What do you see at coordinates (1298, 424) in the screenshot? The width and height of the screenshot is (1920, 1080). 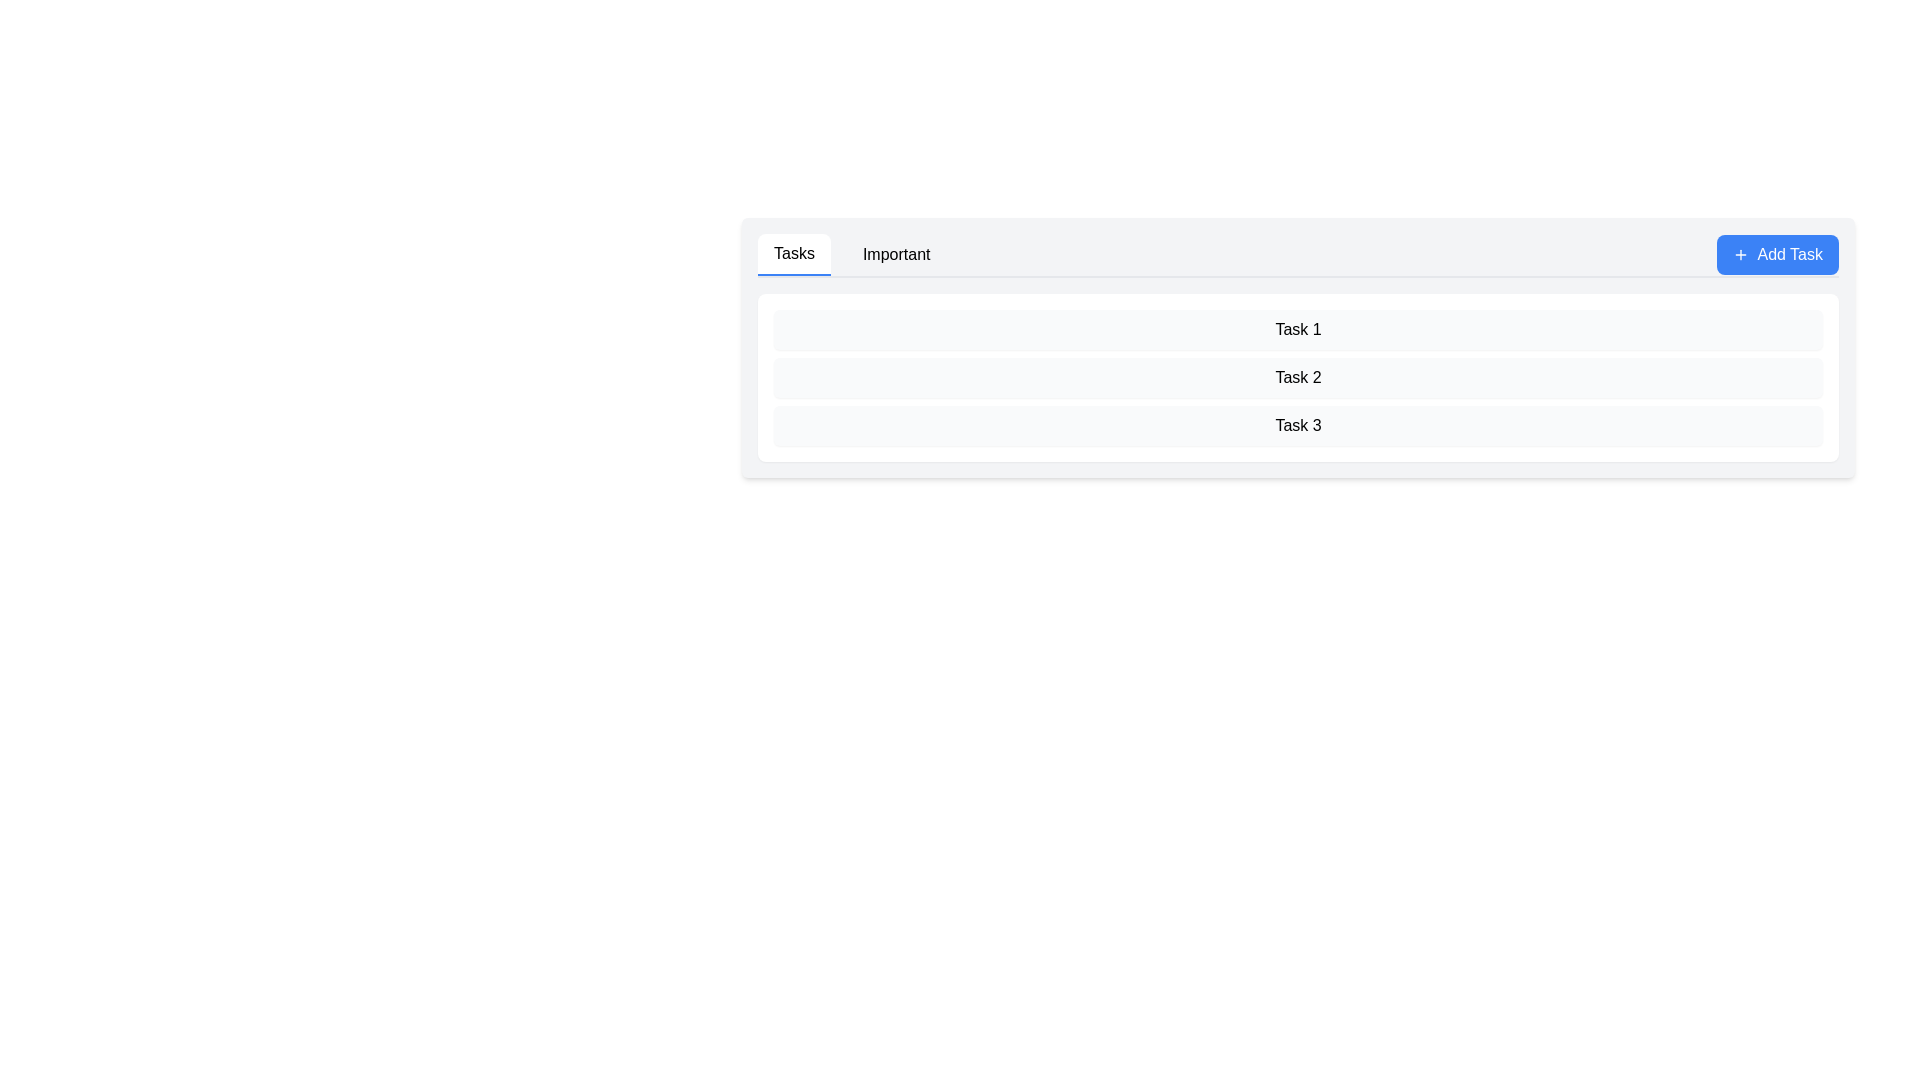 I see `the 'Task 3' list item, which is the last item in a vertical list of tasks located beneath 'Task 2'` at bounding box center [1298, 424].